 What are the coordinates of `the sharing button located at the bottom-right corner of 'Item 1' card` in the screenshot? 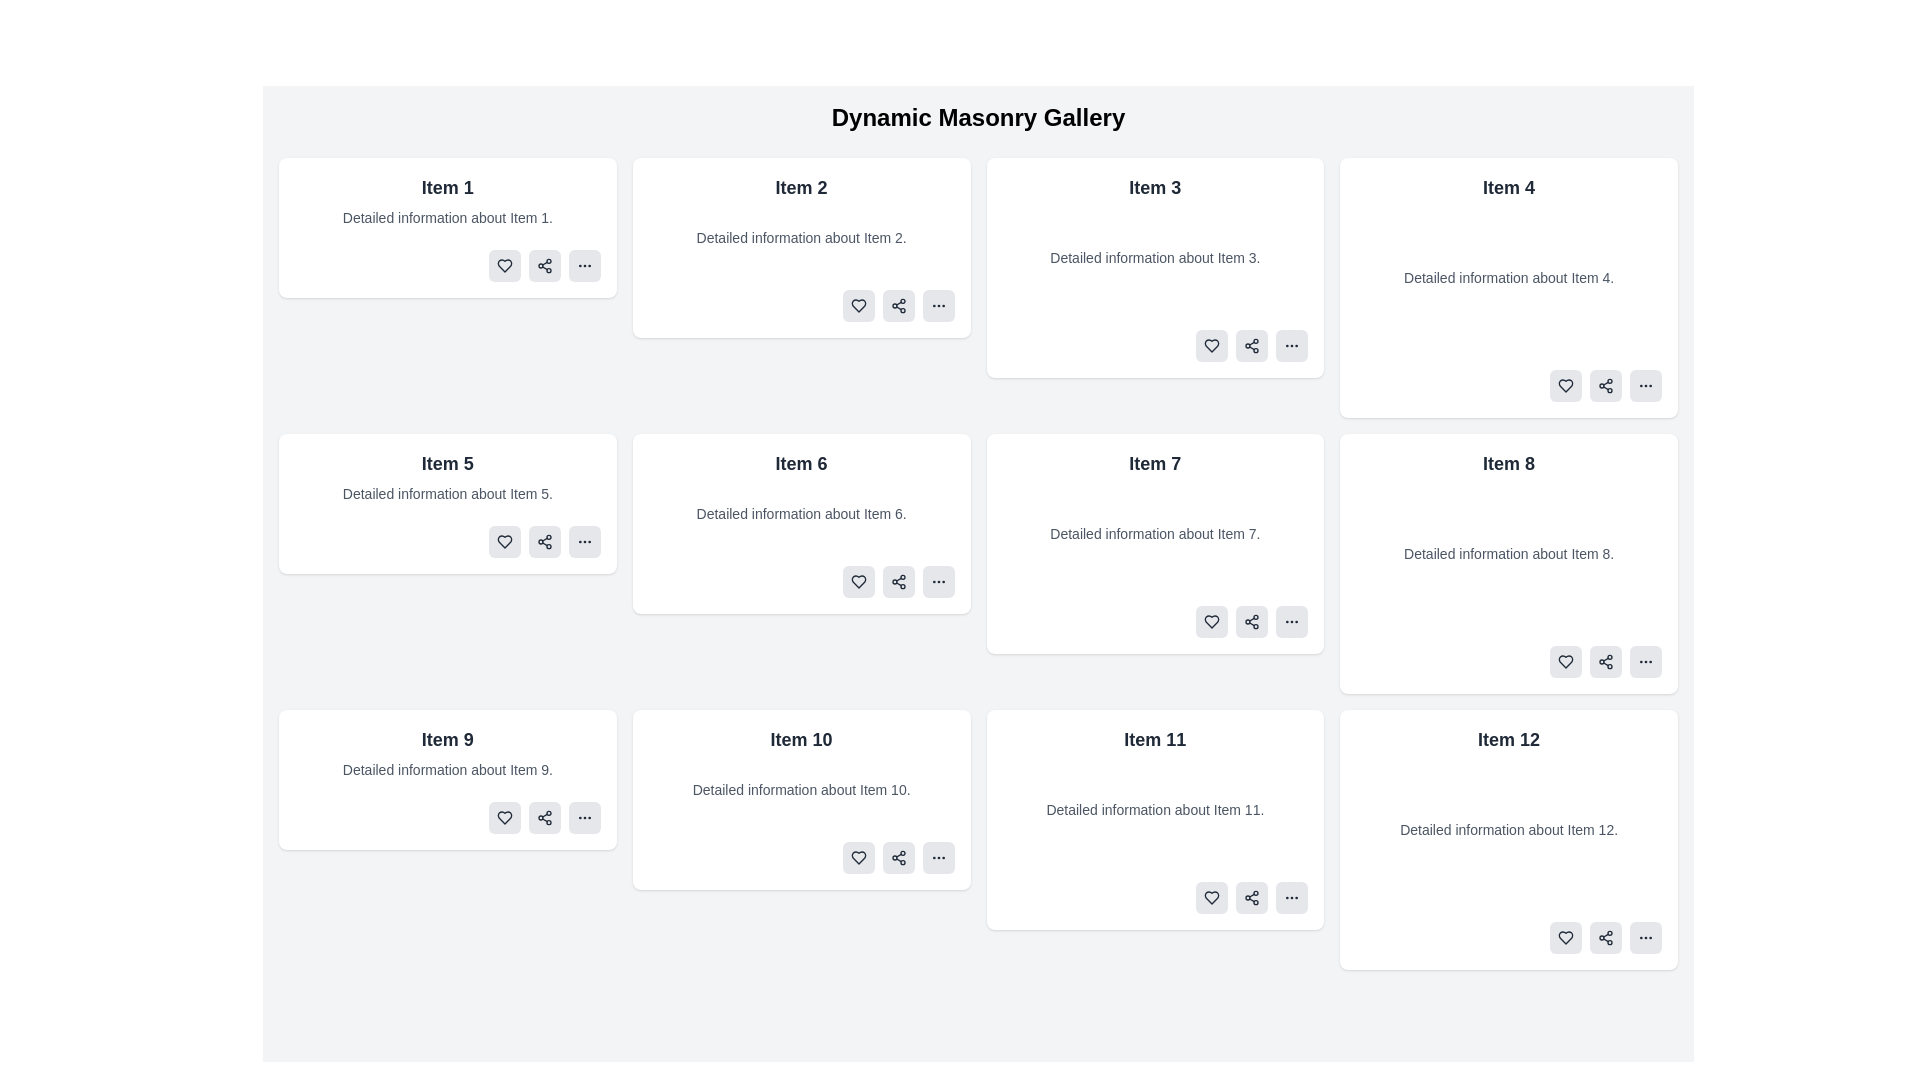 It's located at (544, 265).